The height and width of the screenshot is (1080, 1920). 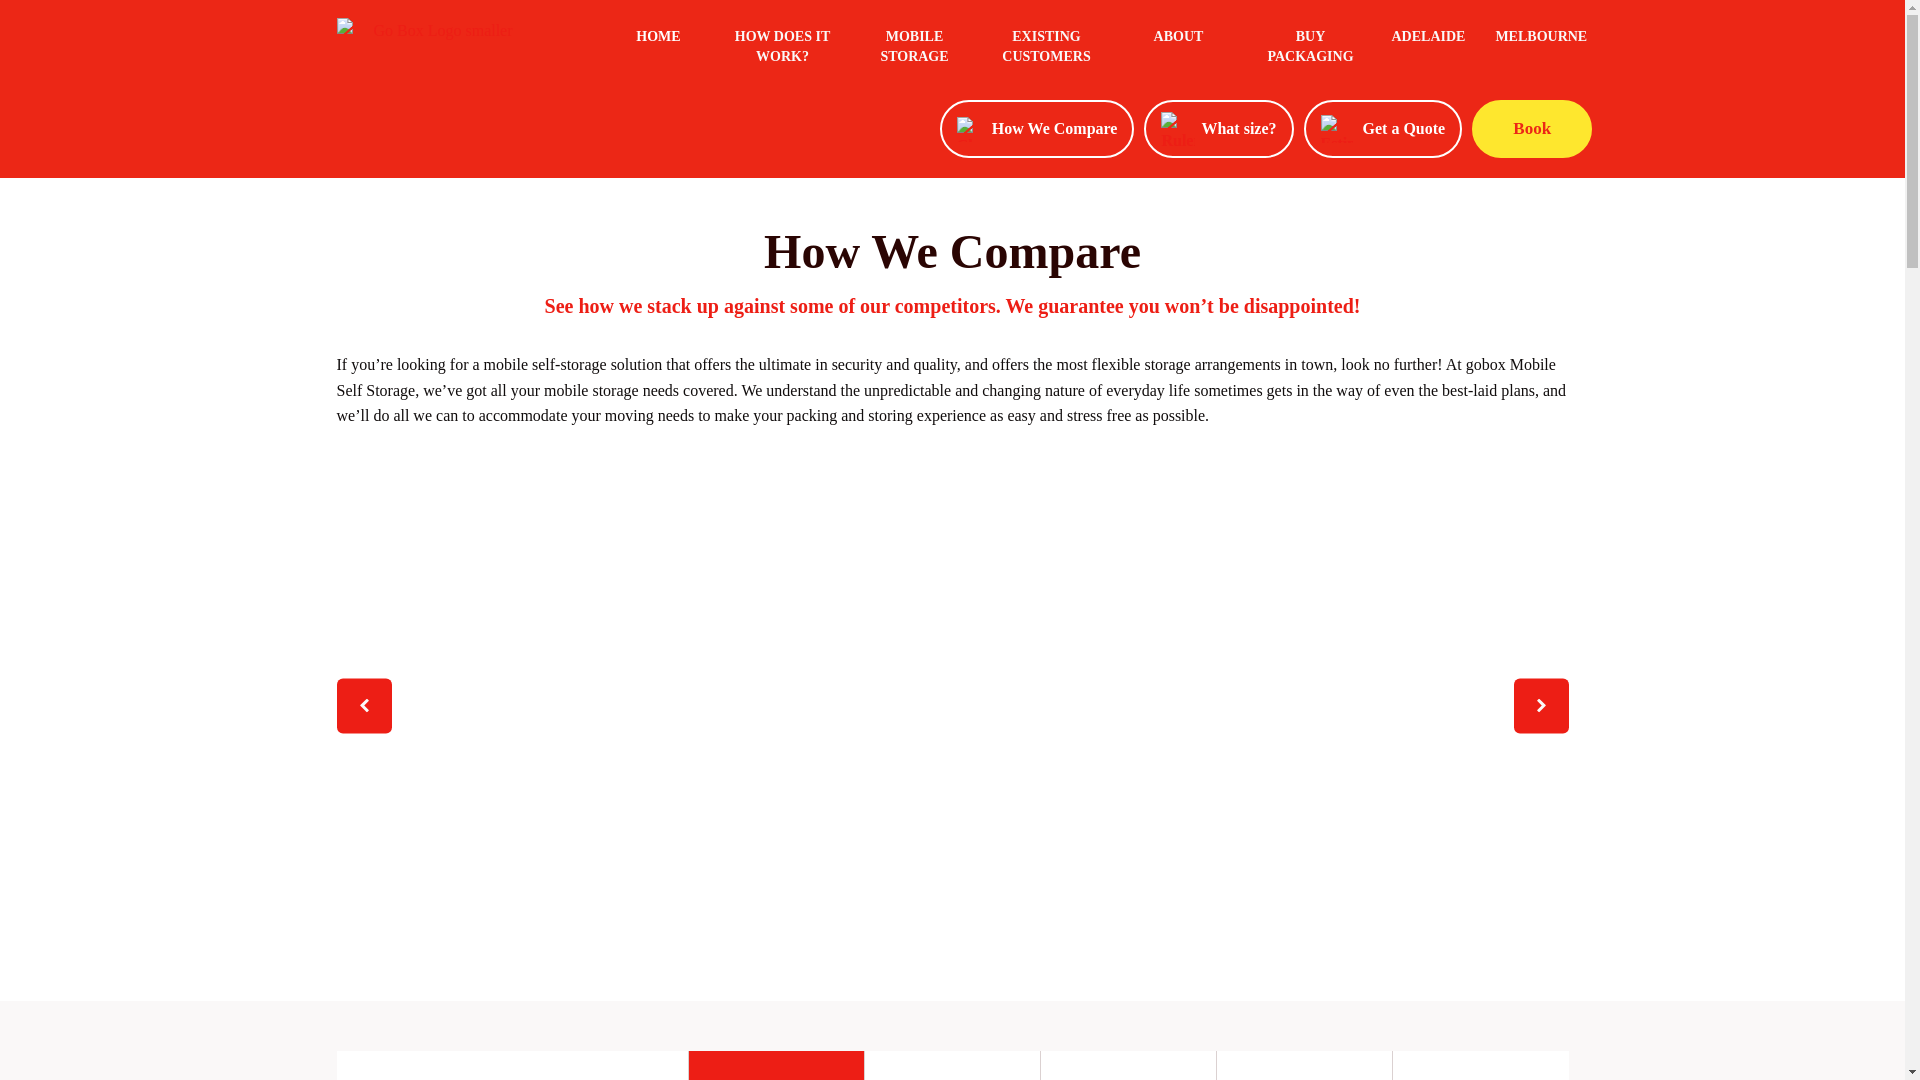 I want to click on 'HOW DOES IT WORK?', so click(x=781, y=49).